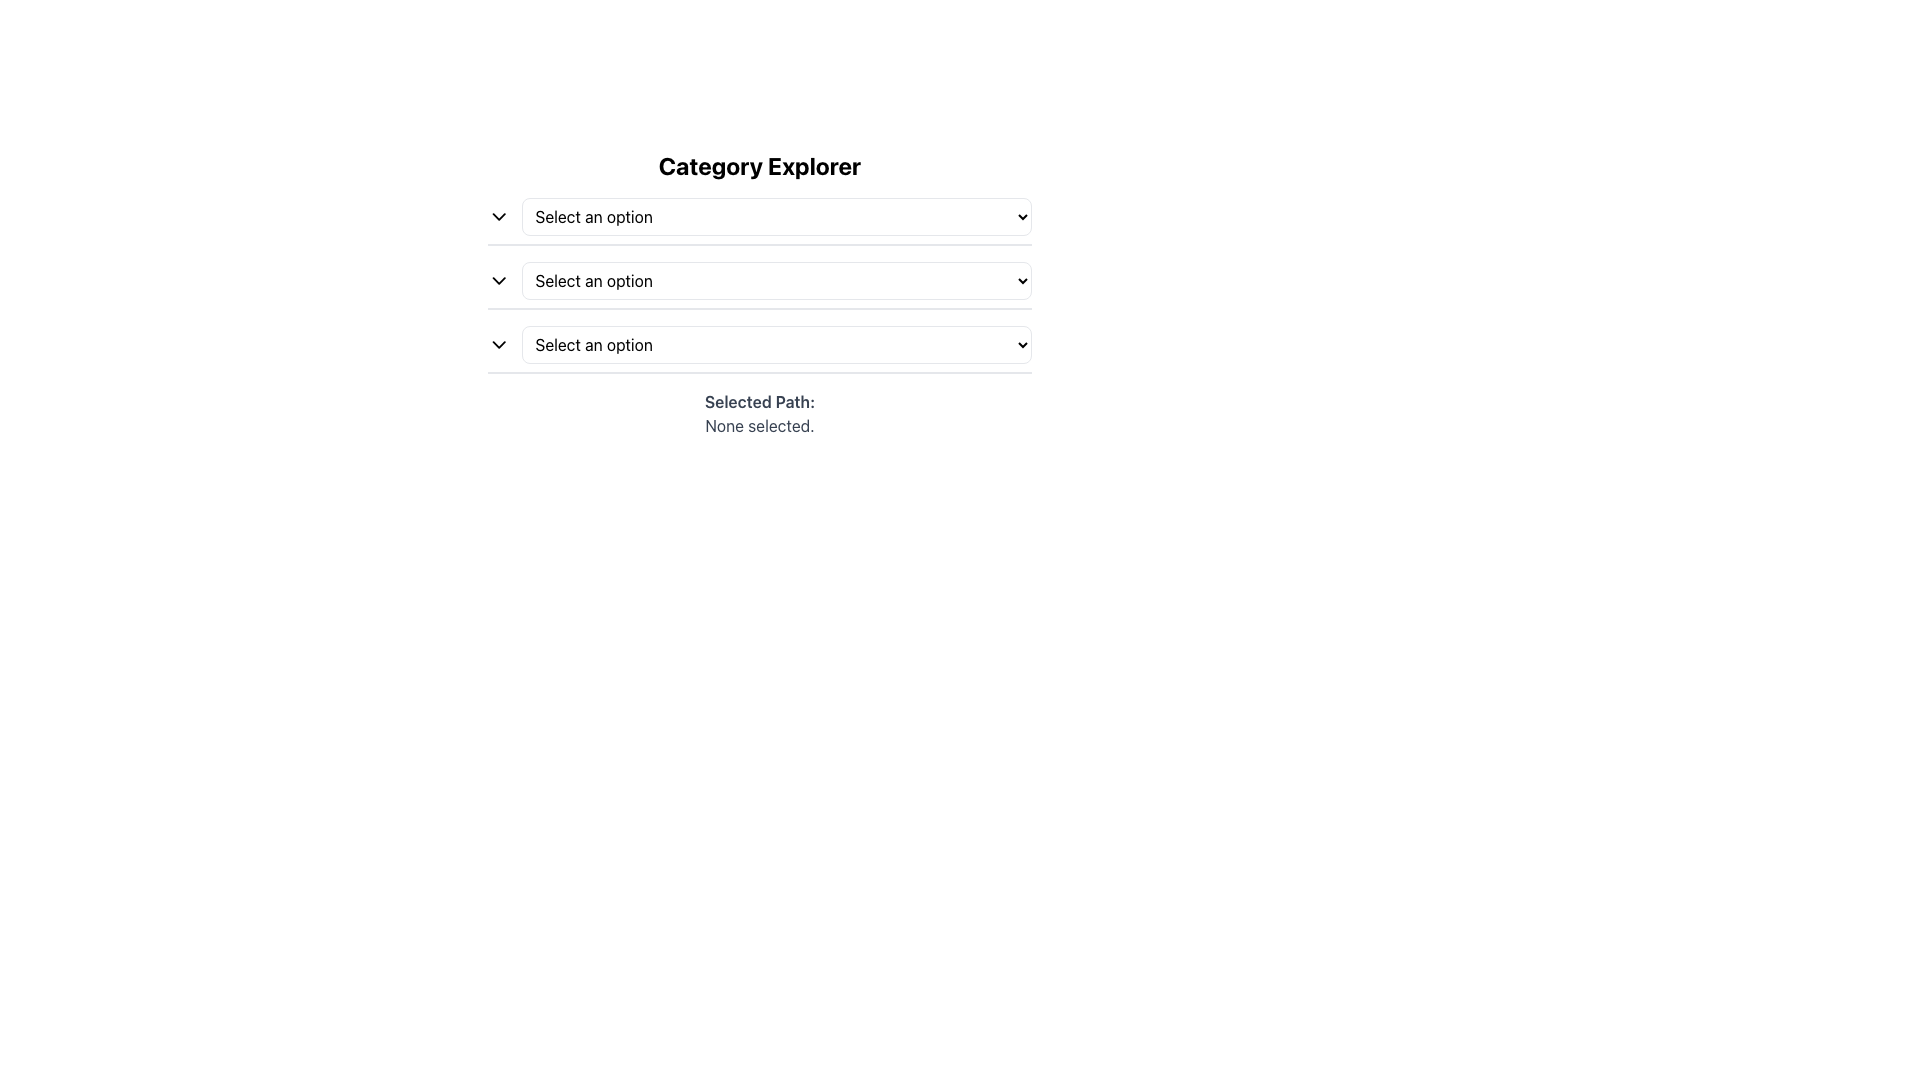 Image resolution: width=1920 pixels, height=1080 pixels. I want to click on the second dropdown menu in the 'Category Explorer' group, so click(776, 281).